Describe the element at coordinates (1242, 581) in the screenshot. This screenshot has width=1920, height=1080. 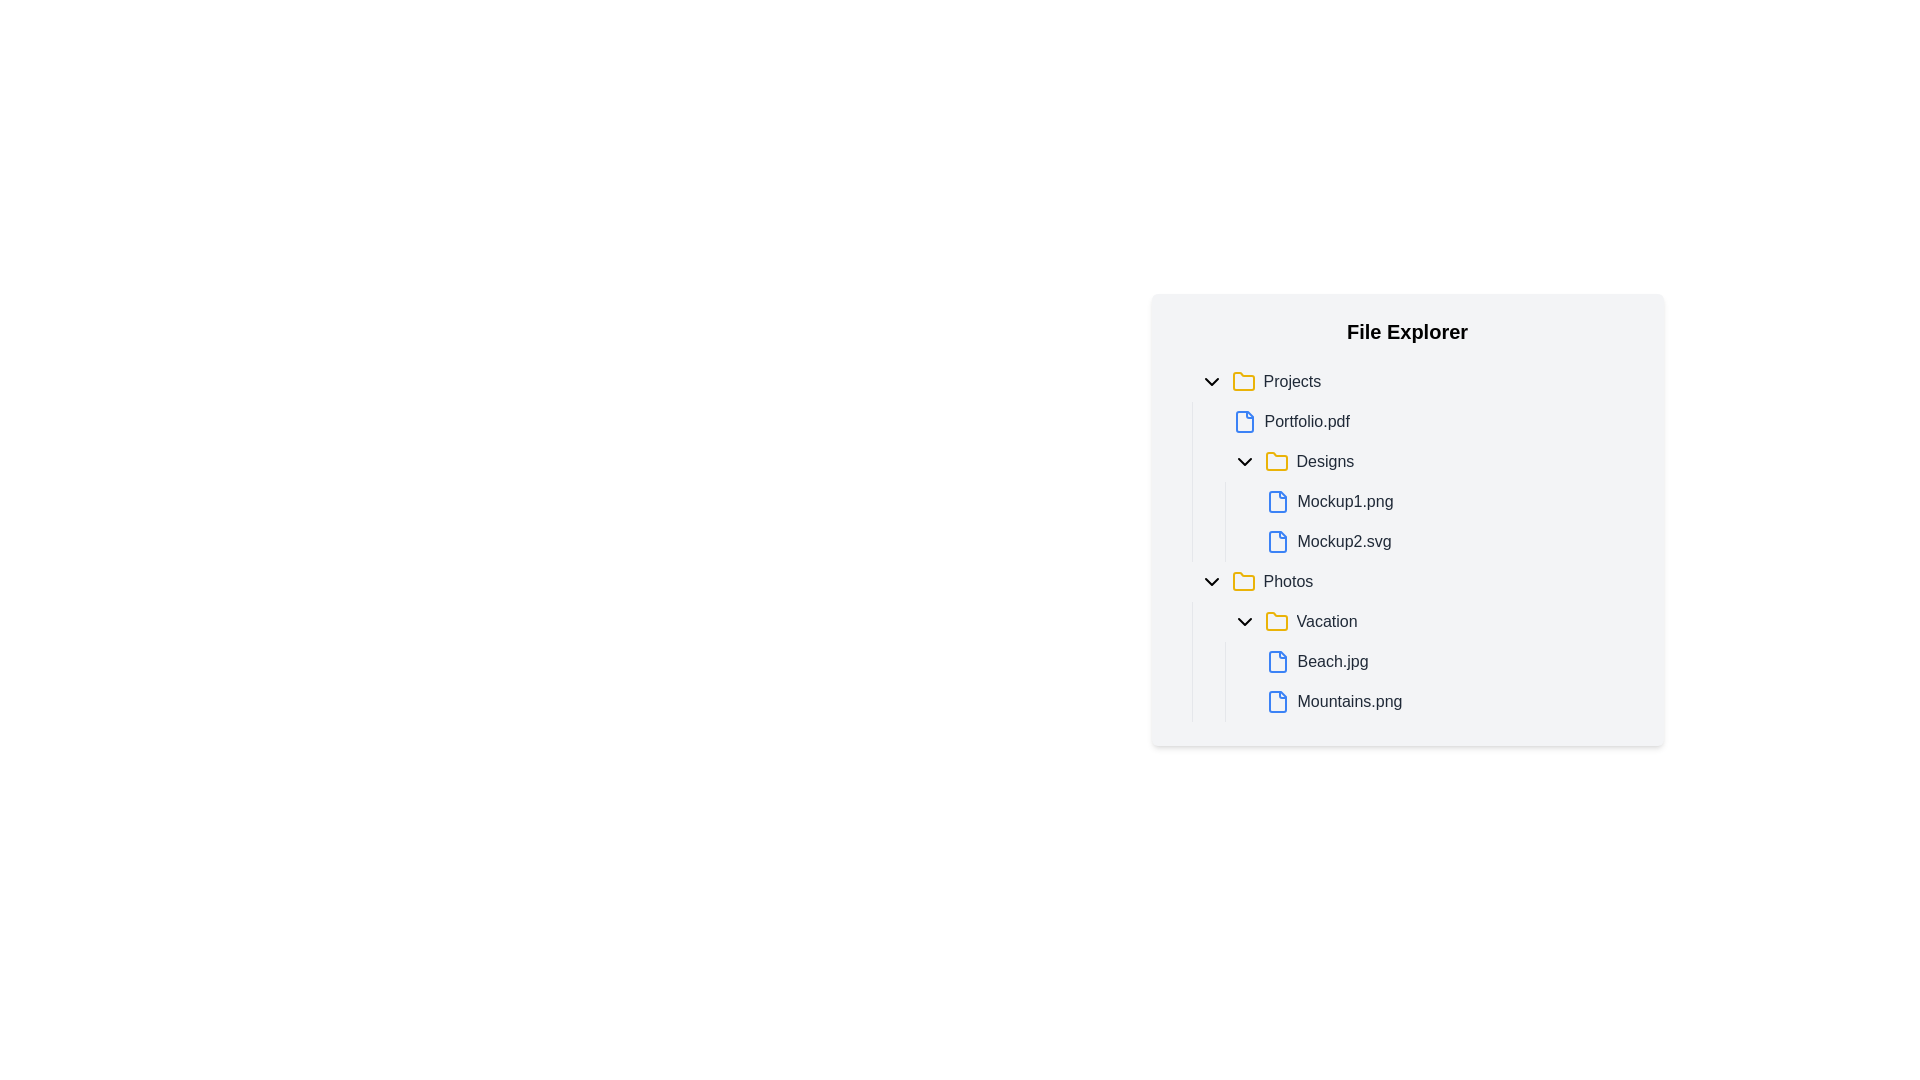
I see `the yellowish-orange folder icon located` at that location.